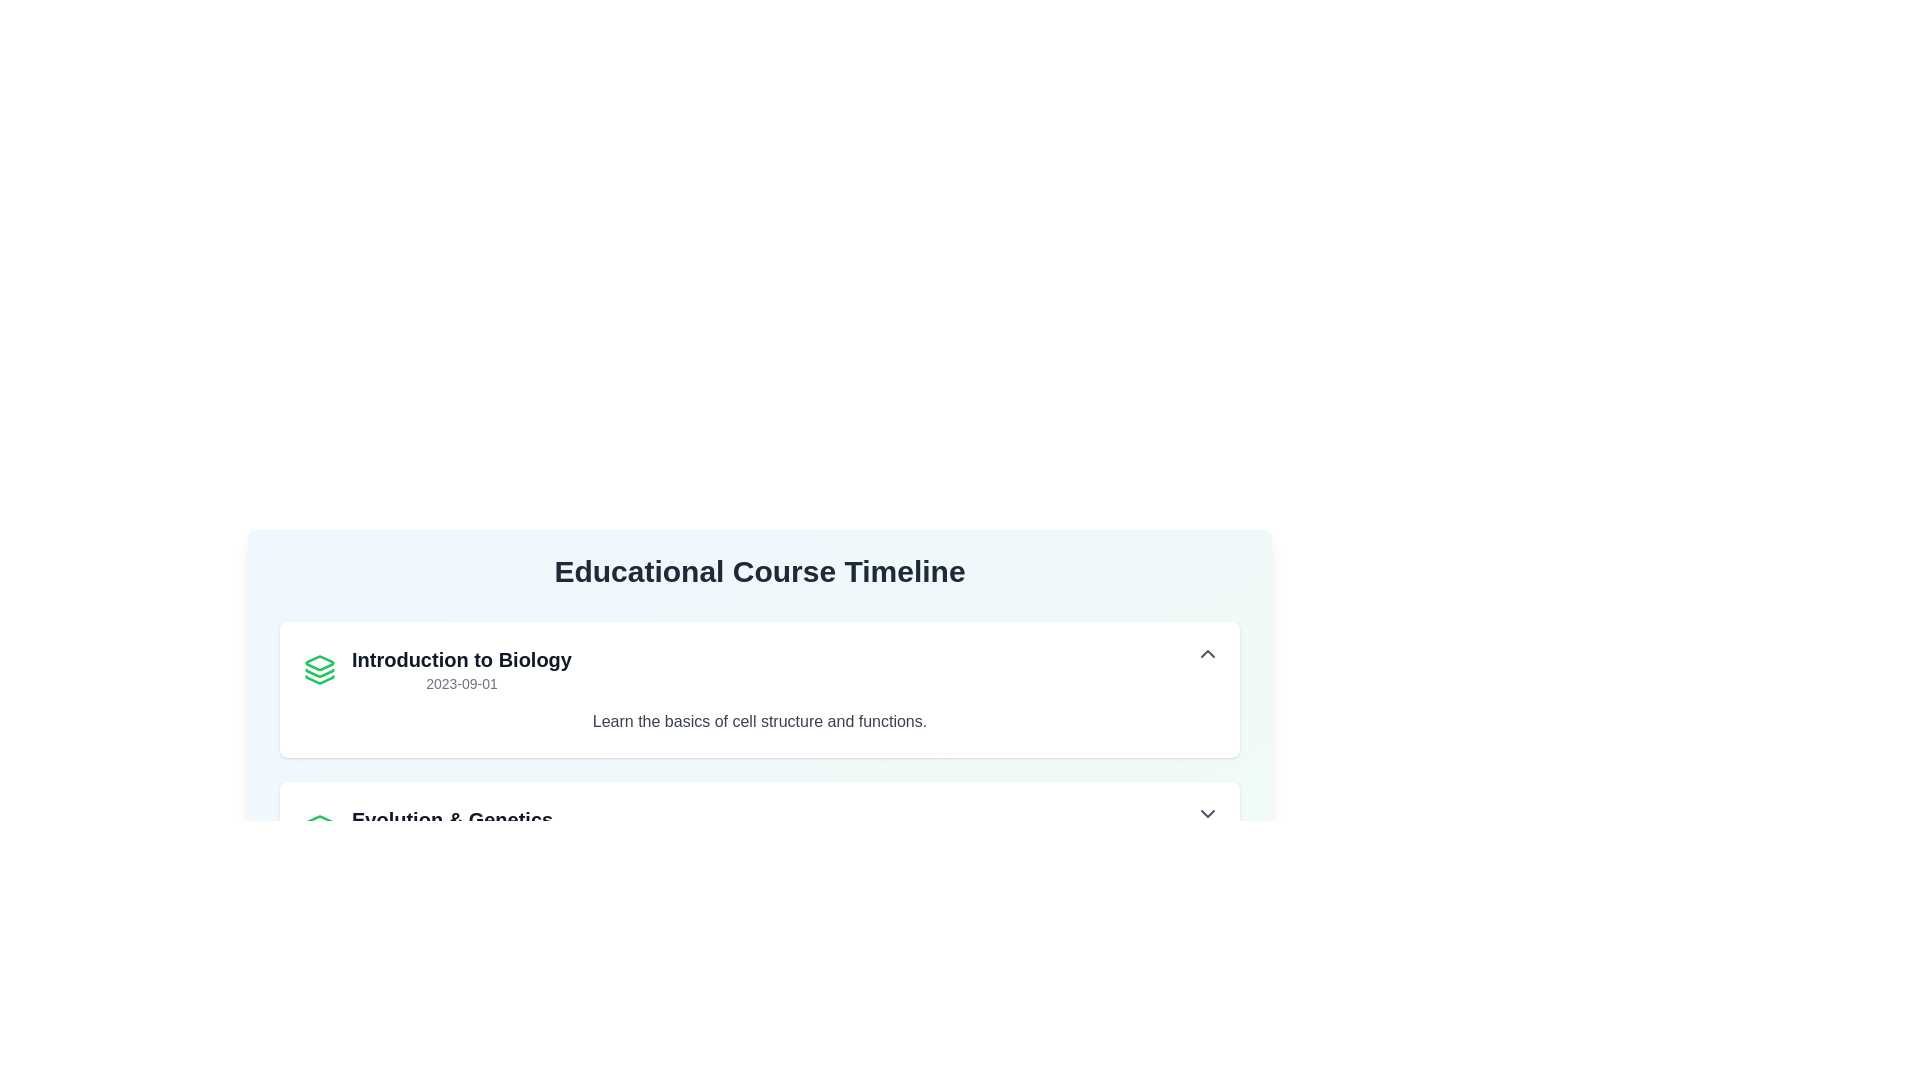  Describe the element at coordinates (1207, 813) in the screenshot. I see `the Dropdown toggle button (interactive icon) located at the top-right corner of the 'Evolution & Genetics' card to observe hover effects` at that location.